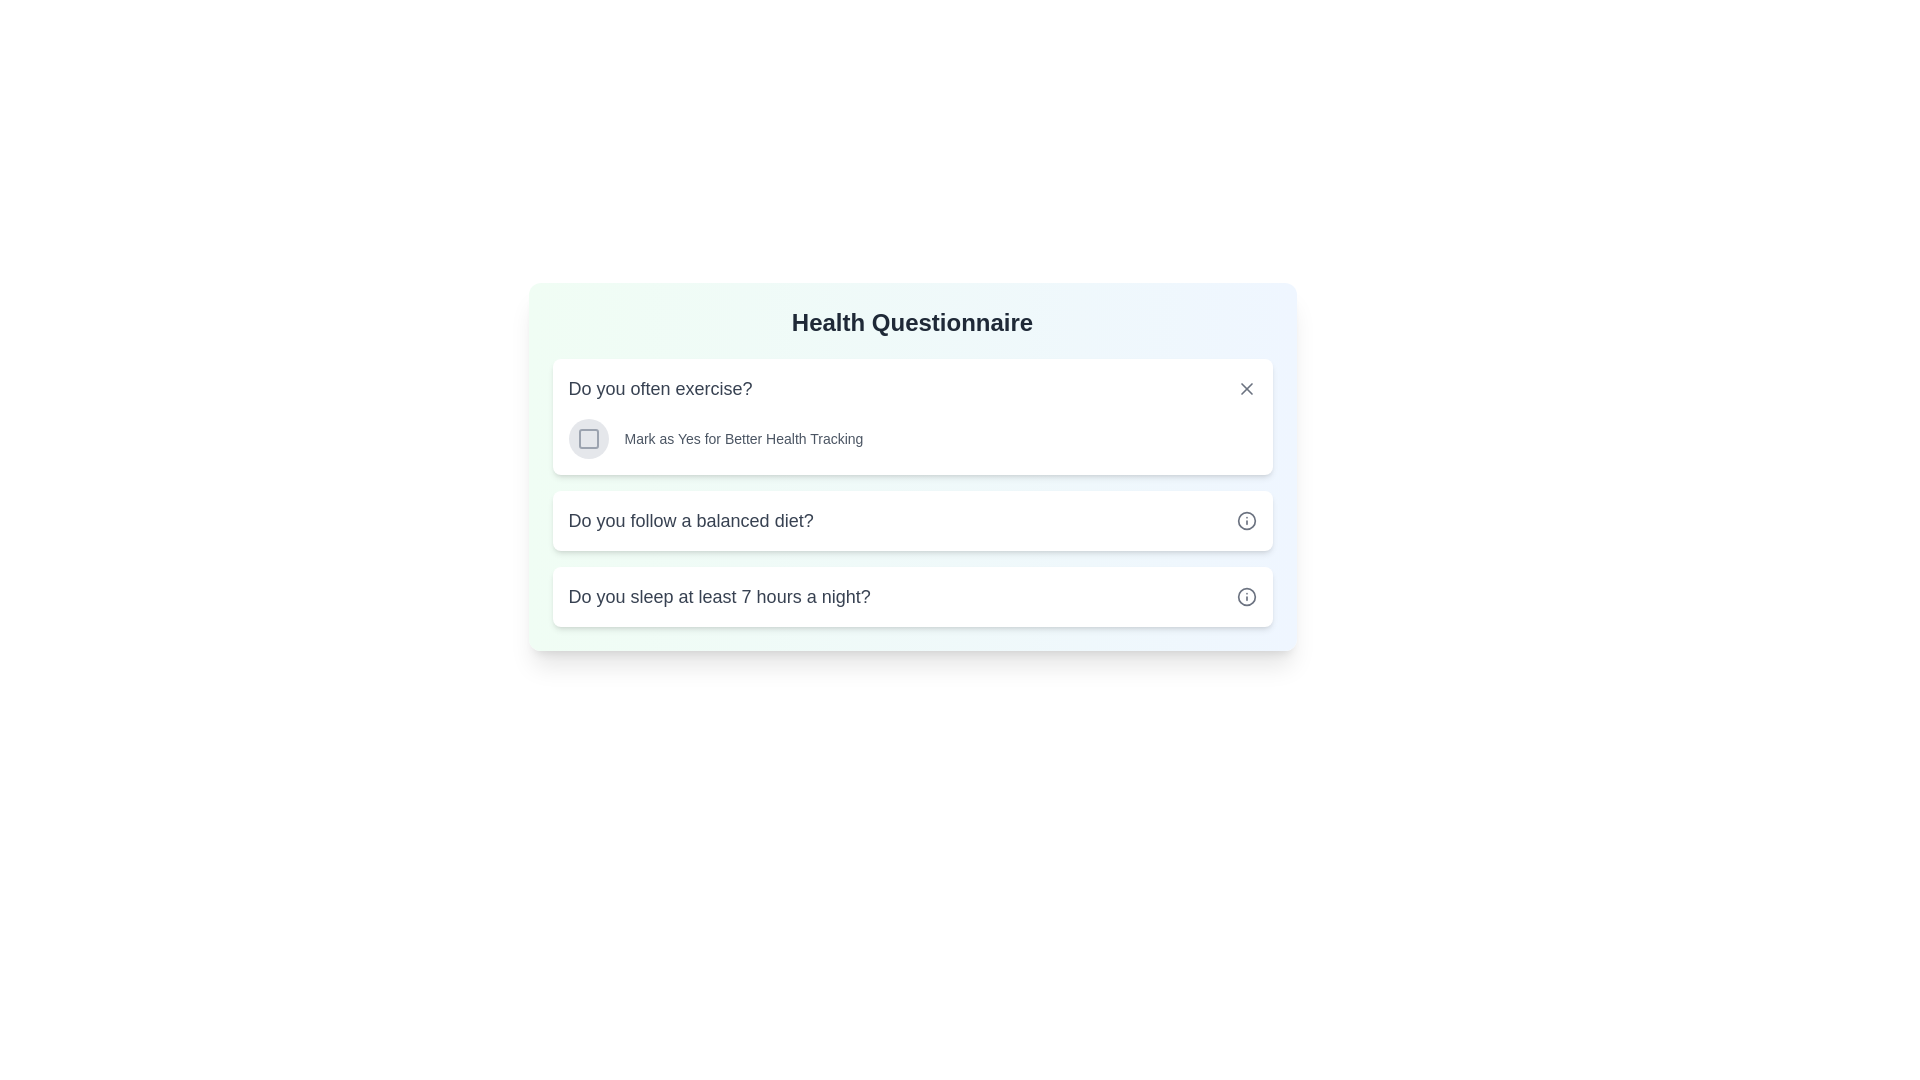 The height and width of the screenshot is (1080, 1920). Describe the element at coordinates (1245, 389) in the screenshot. I see `the close button located in the top-right corner of the question block associated with 'Do you often exercise?'` at that location.